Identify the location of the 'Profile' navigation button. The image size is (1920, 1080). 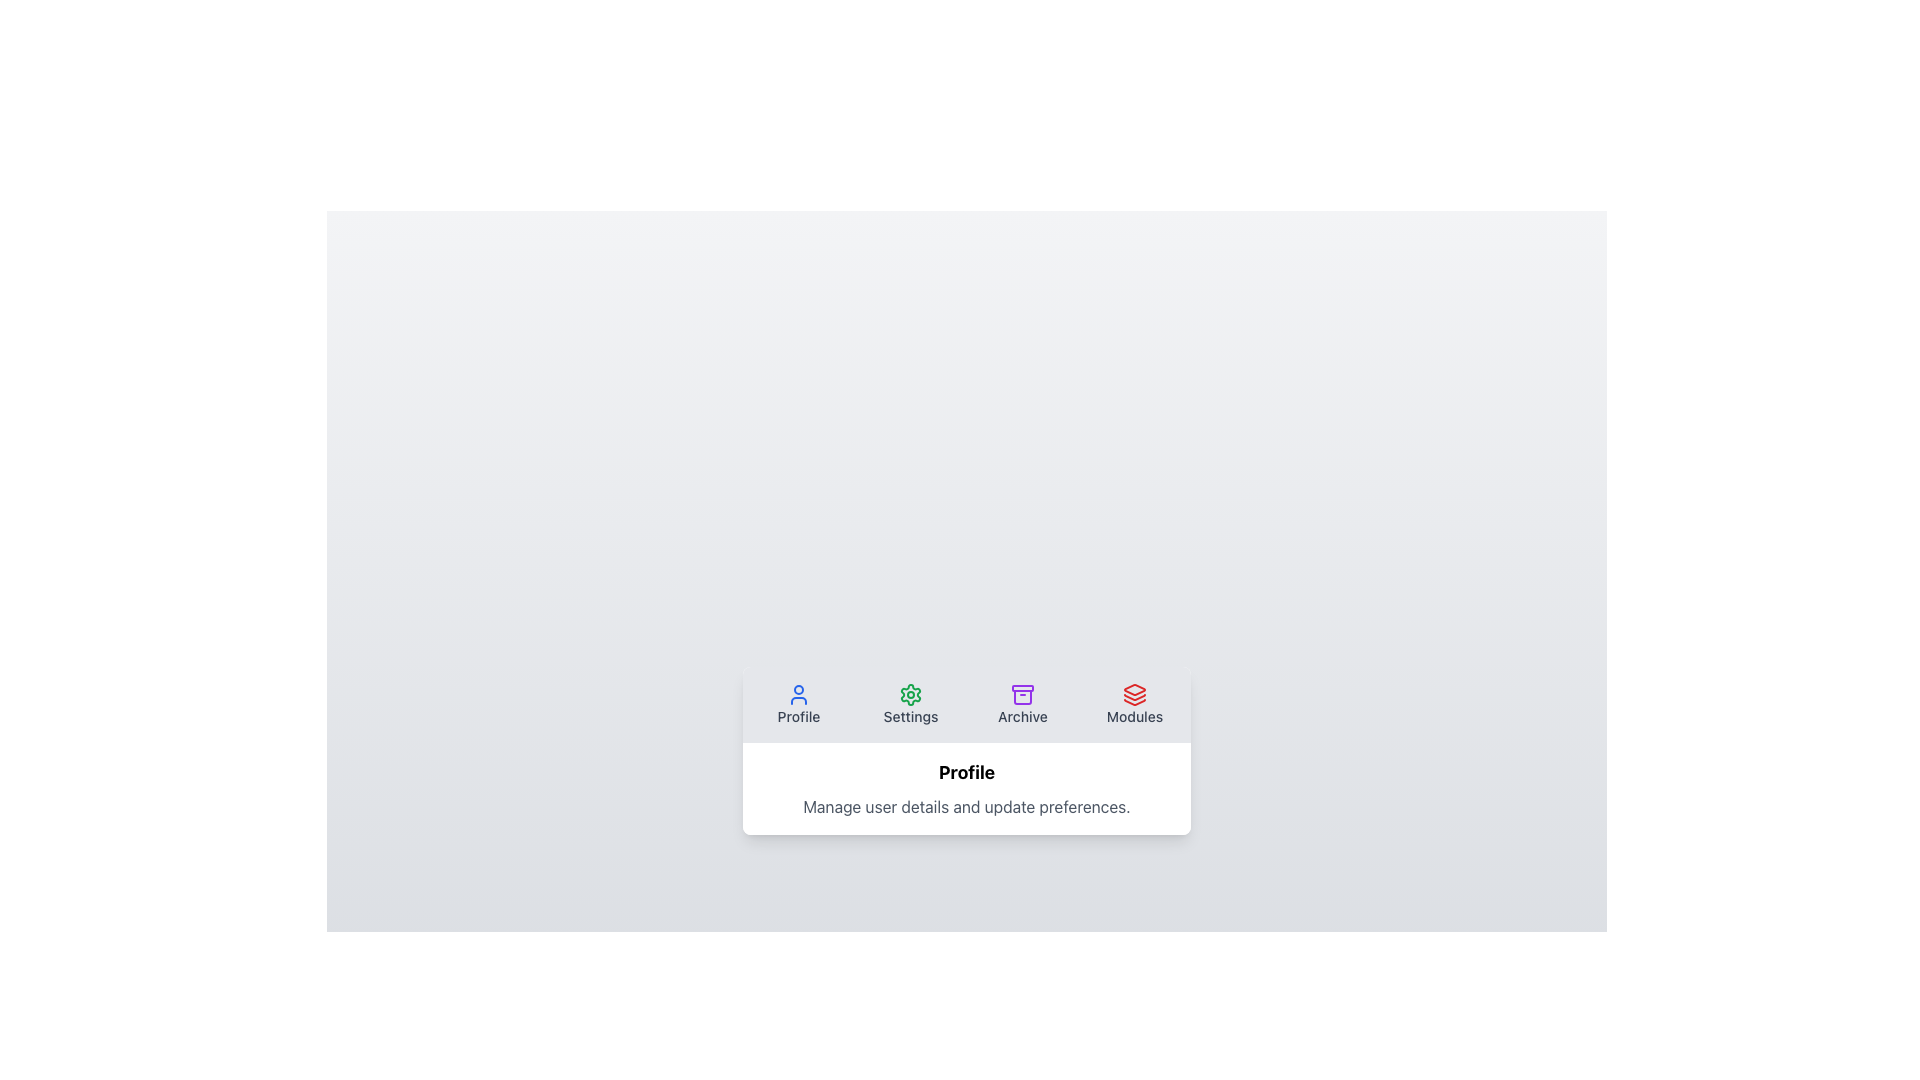
(797, 704).